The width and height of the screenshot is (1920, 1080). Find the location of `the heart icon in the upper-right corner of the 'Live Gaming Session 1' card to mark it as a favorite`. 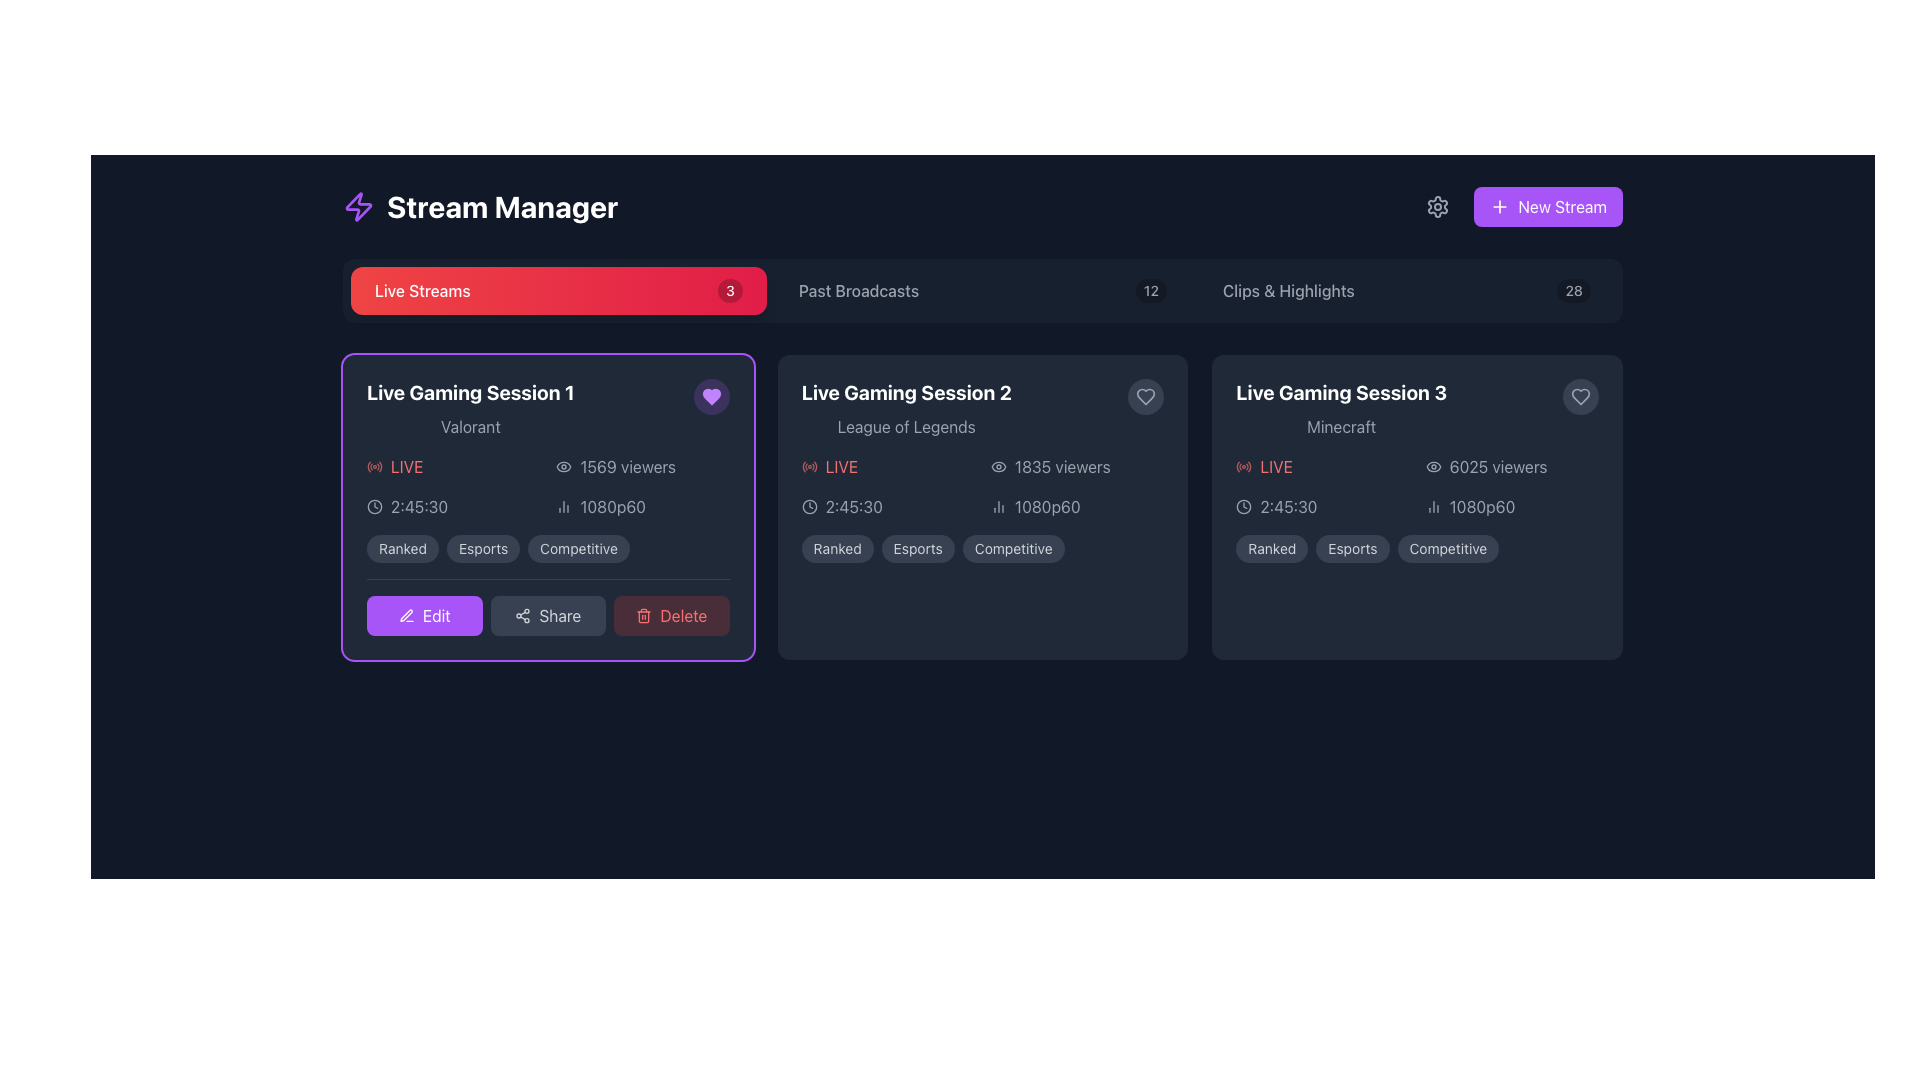

the heart icon in the upper-right corner of the 'Live Gaming Session 1' card to mark it as a favorite is located at coordinates (1579, 397).